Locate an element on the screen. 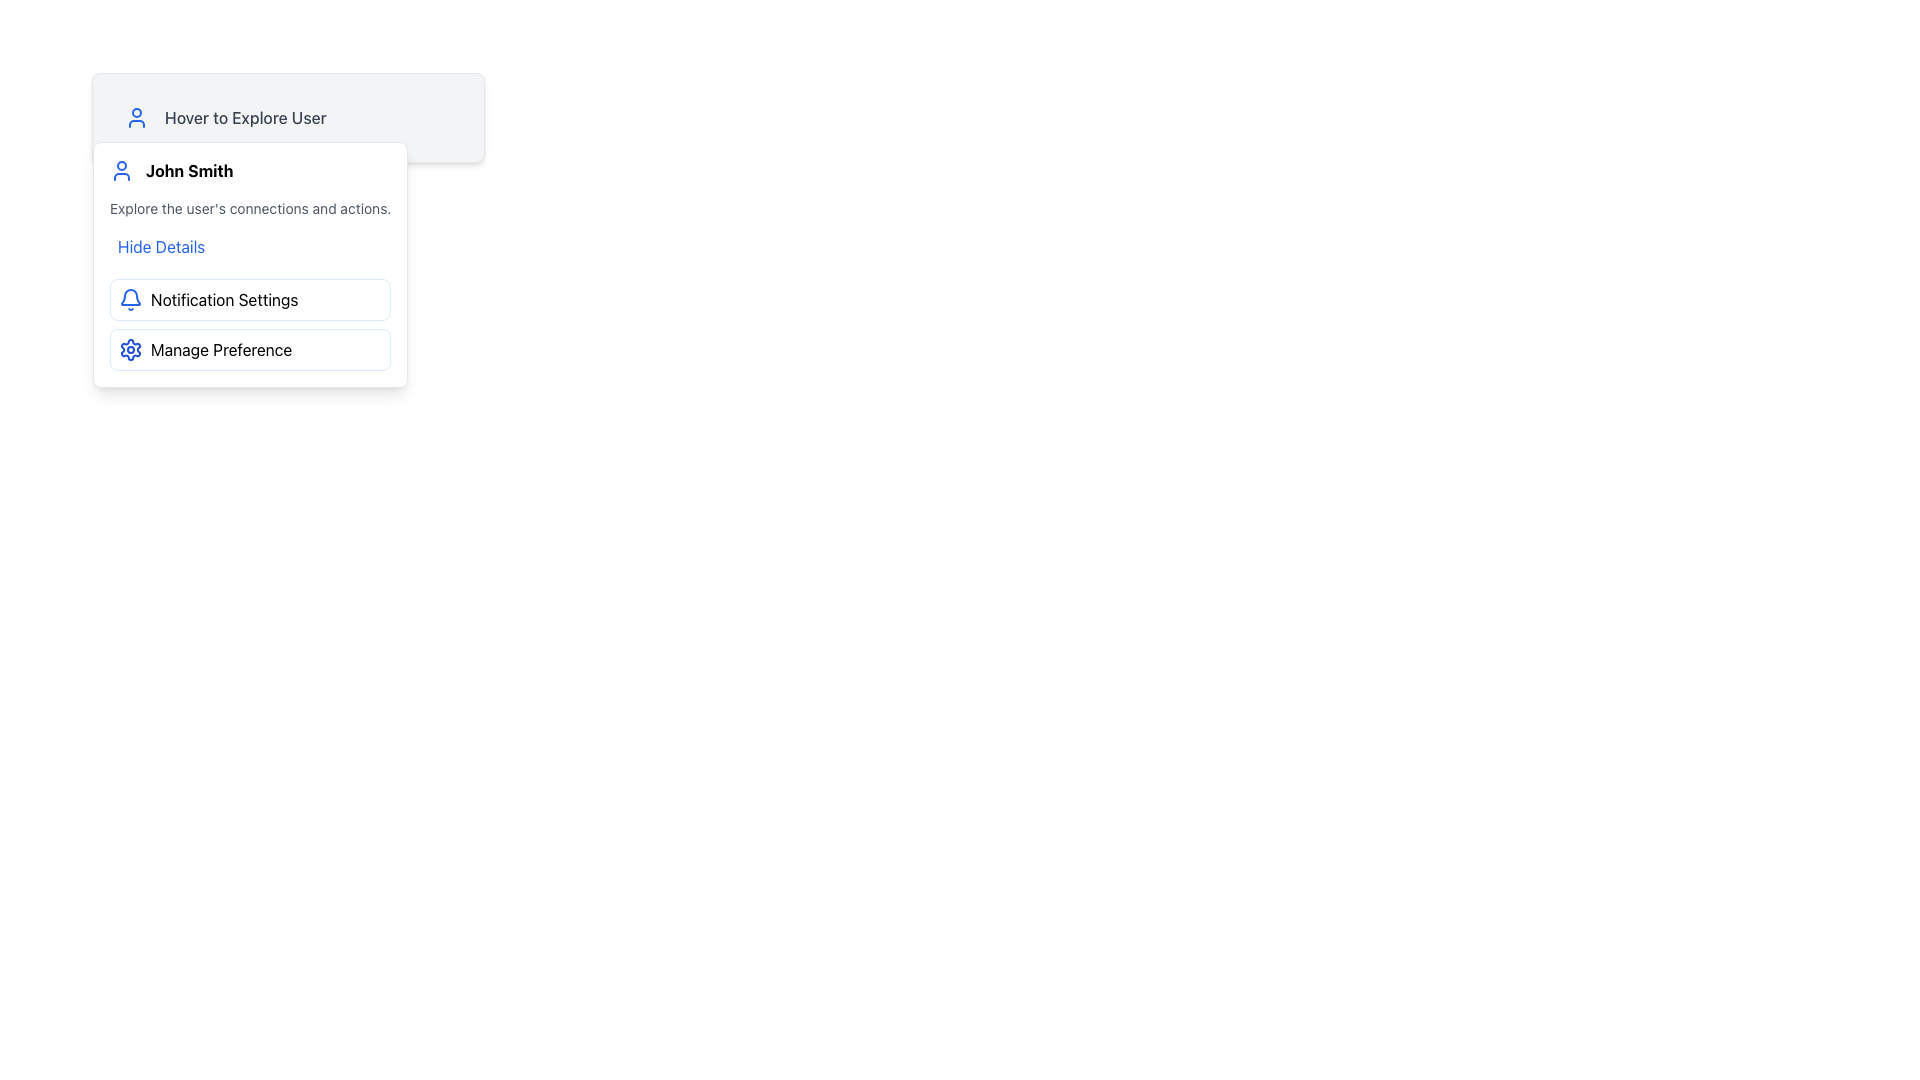 The width and height of the screenshot is (1920, 1080). the 'Notification Settings' button with a bell icon to observe additional effects is located at coordinates (249, 300).